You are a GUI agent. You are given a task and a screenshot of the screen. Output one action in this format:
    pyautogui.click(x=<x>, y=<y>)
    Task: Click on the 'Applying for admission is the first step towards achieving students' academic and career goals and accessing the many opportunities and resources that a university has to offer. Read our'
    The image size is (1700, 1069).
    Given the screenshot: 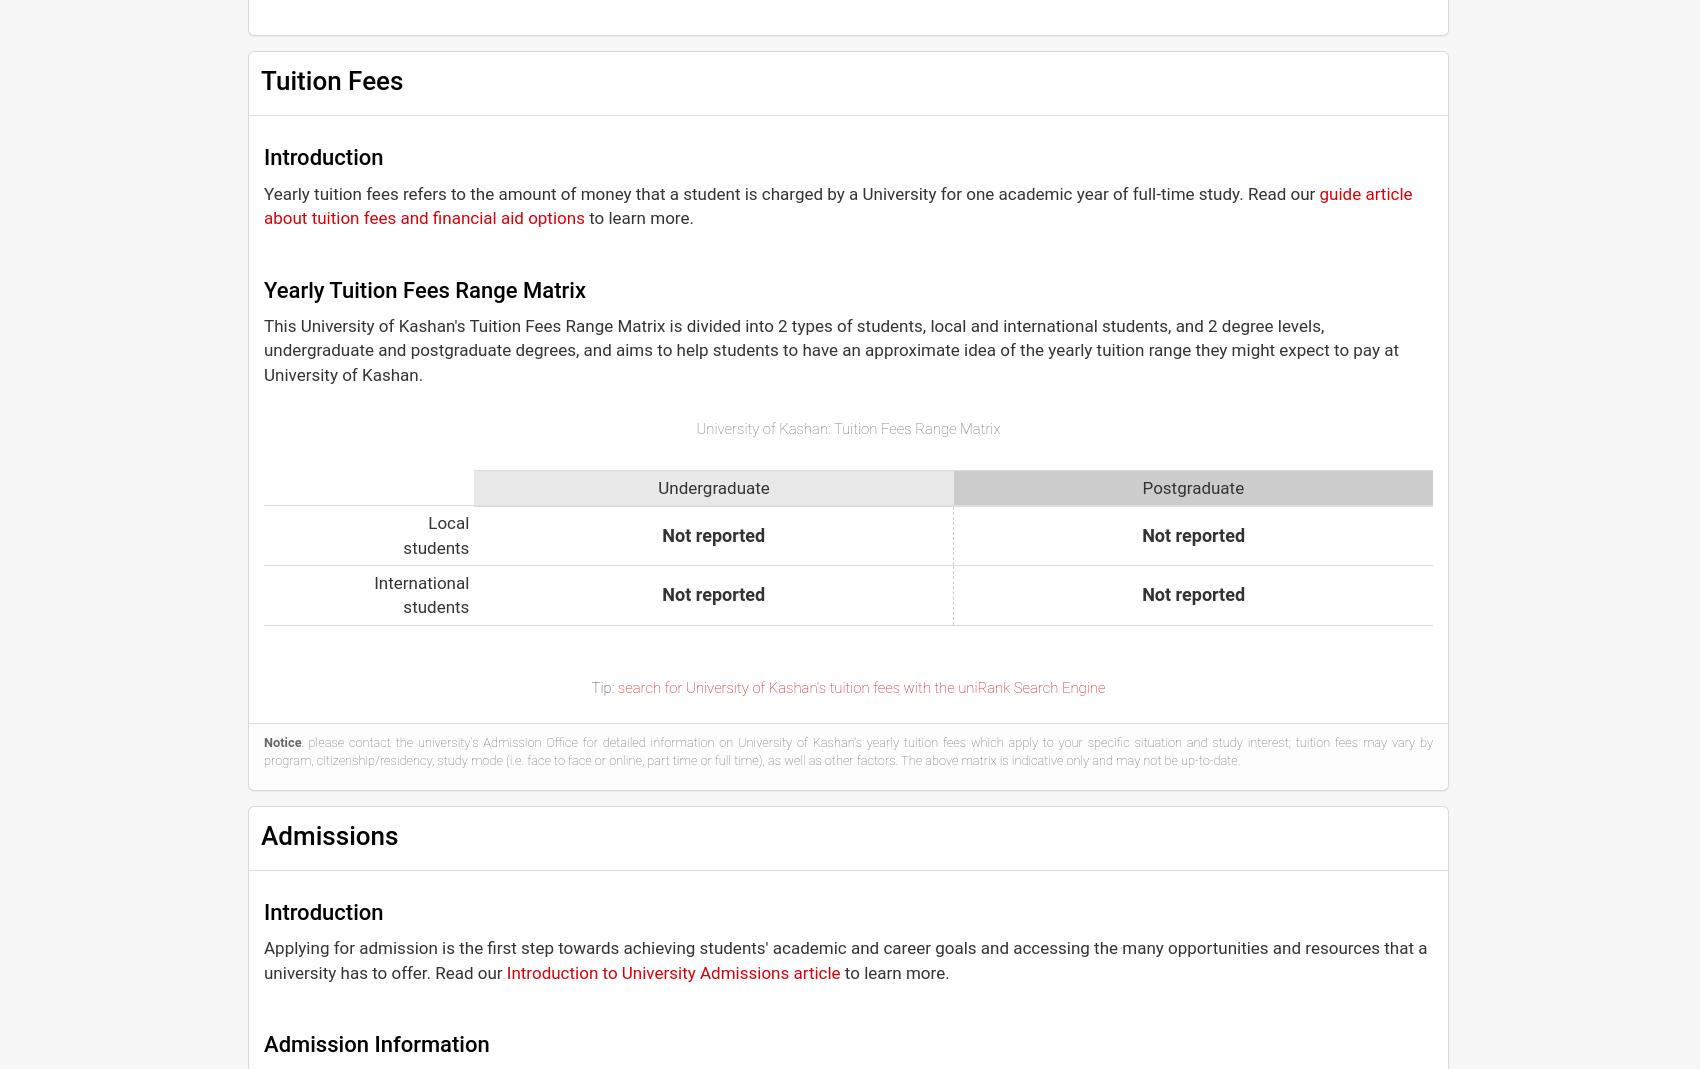 What is the action you would take?
    pyautogui.click(x=844, y=958)
    